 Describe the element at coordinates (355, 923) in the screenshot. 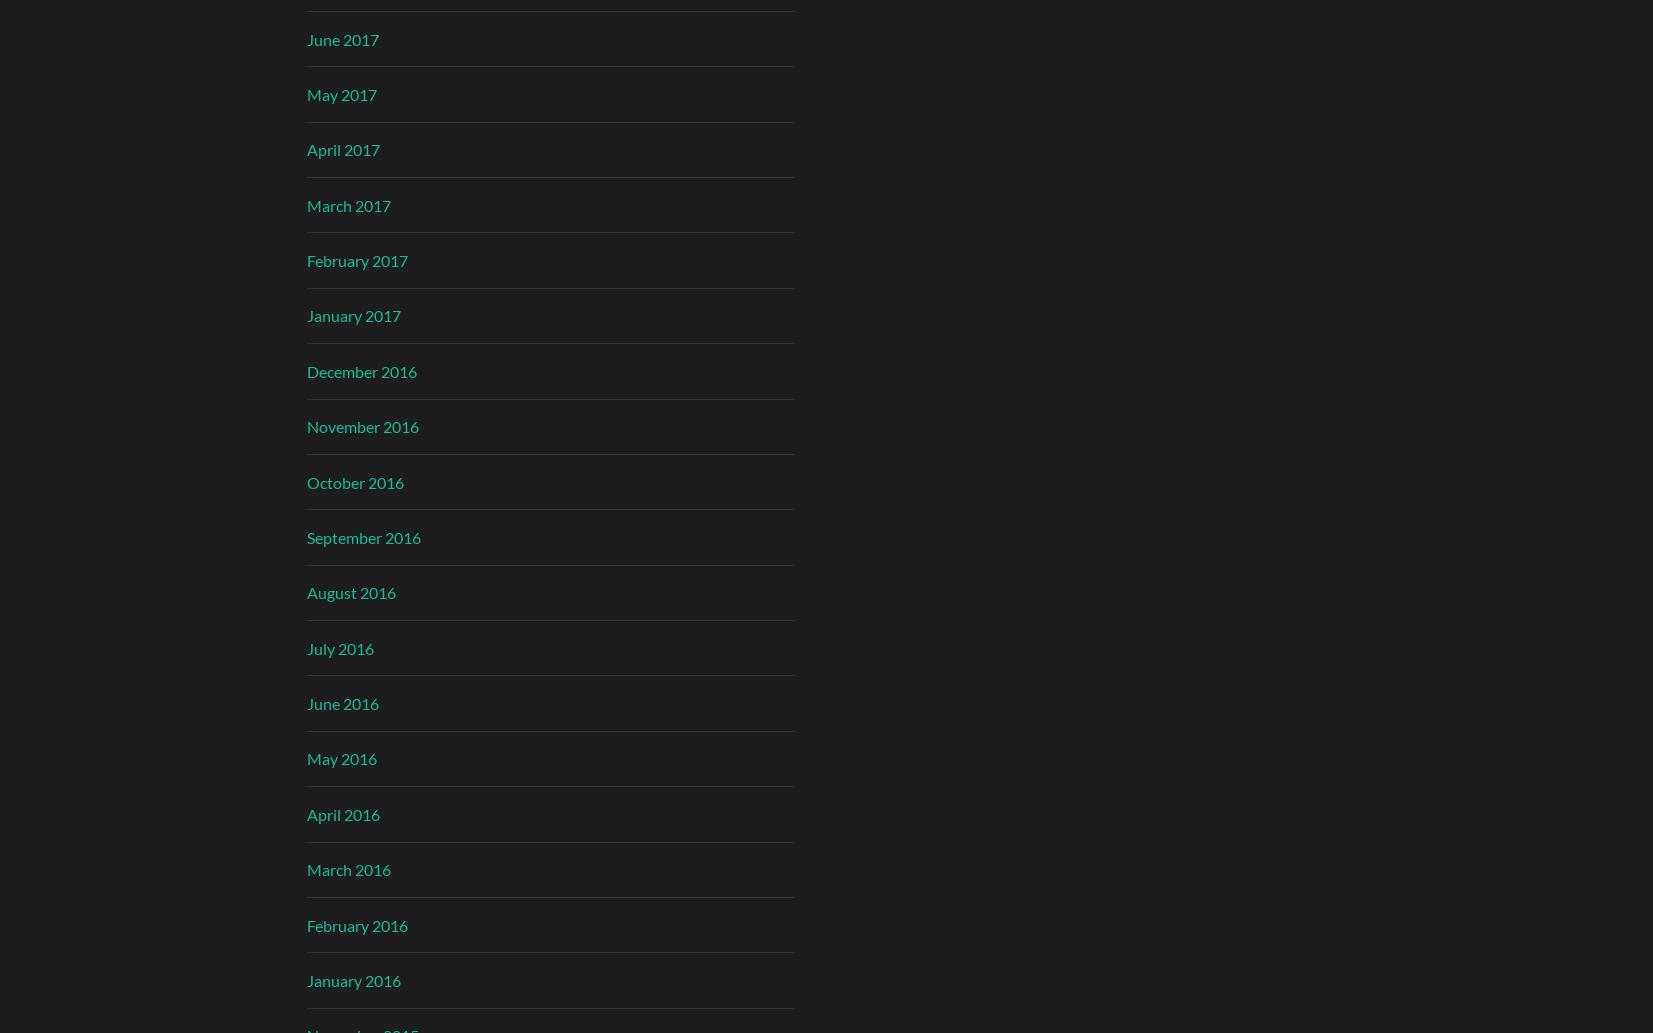

I see `'February 2016'` at that location.